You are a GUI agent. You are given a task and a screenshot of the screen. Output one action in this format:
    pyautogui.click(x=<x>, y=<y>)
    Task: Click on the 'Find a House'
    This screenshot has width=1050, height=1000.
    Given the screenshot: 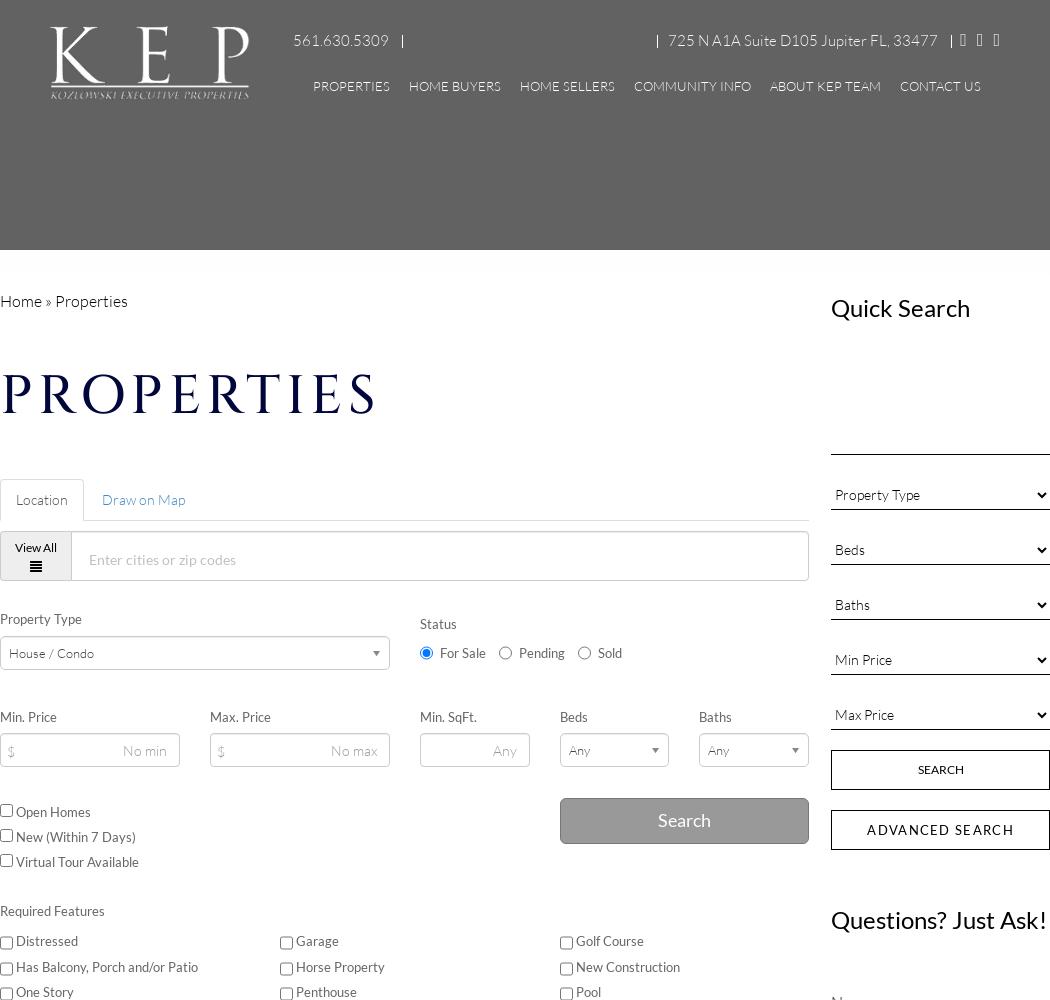 What is the action you would take?
    pyautogui.click(x=483, y=226)
    